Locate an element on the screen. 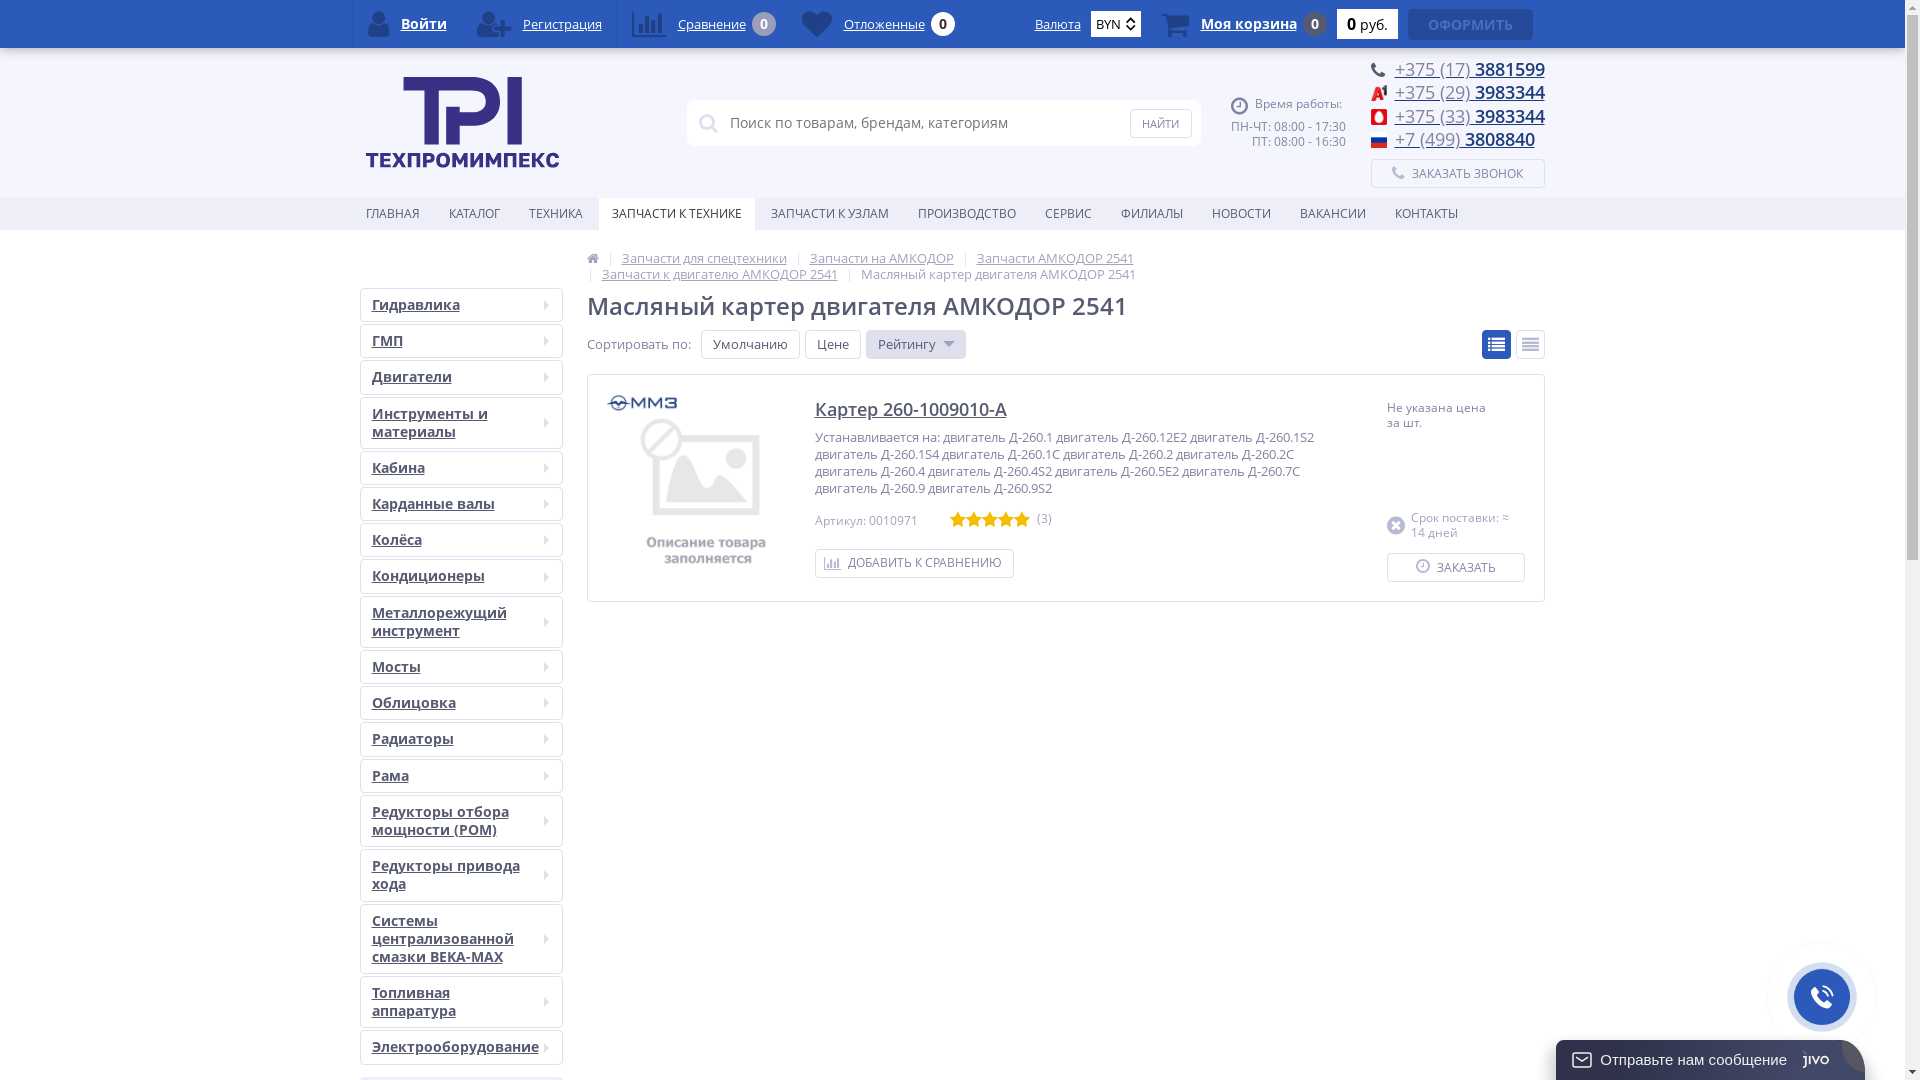 The width and height of the screenshot is (1920, 1080). '1' is located at coordinates (957, 519).